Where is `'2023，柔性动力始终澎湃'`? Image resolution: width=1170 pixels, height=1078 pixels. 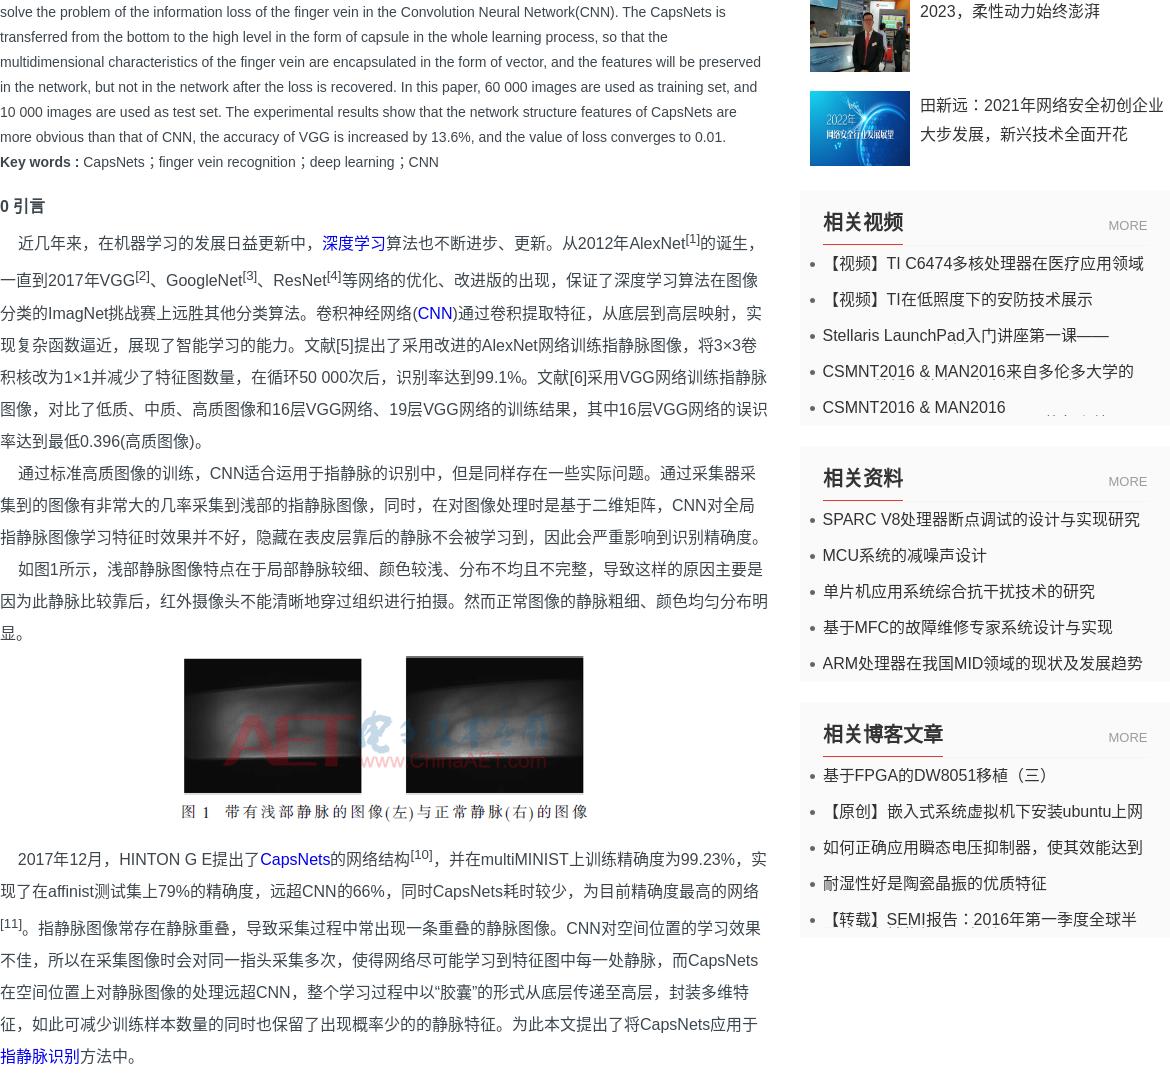
'2023，柔性动力始终澎湃' is located at coordinates (918, 10).